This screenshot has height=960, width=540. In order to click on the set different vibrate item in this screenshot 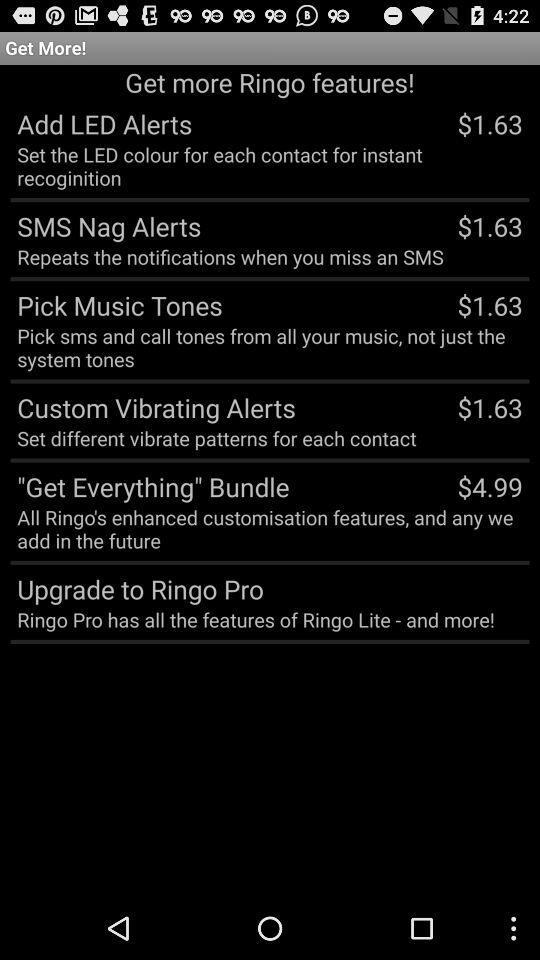, I will do `click(215, 438)`.